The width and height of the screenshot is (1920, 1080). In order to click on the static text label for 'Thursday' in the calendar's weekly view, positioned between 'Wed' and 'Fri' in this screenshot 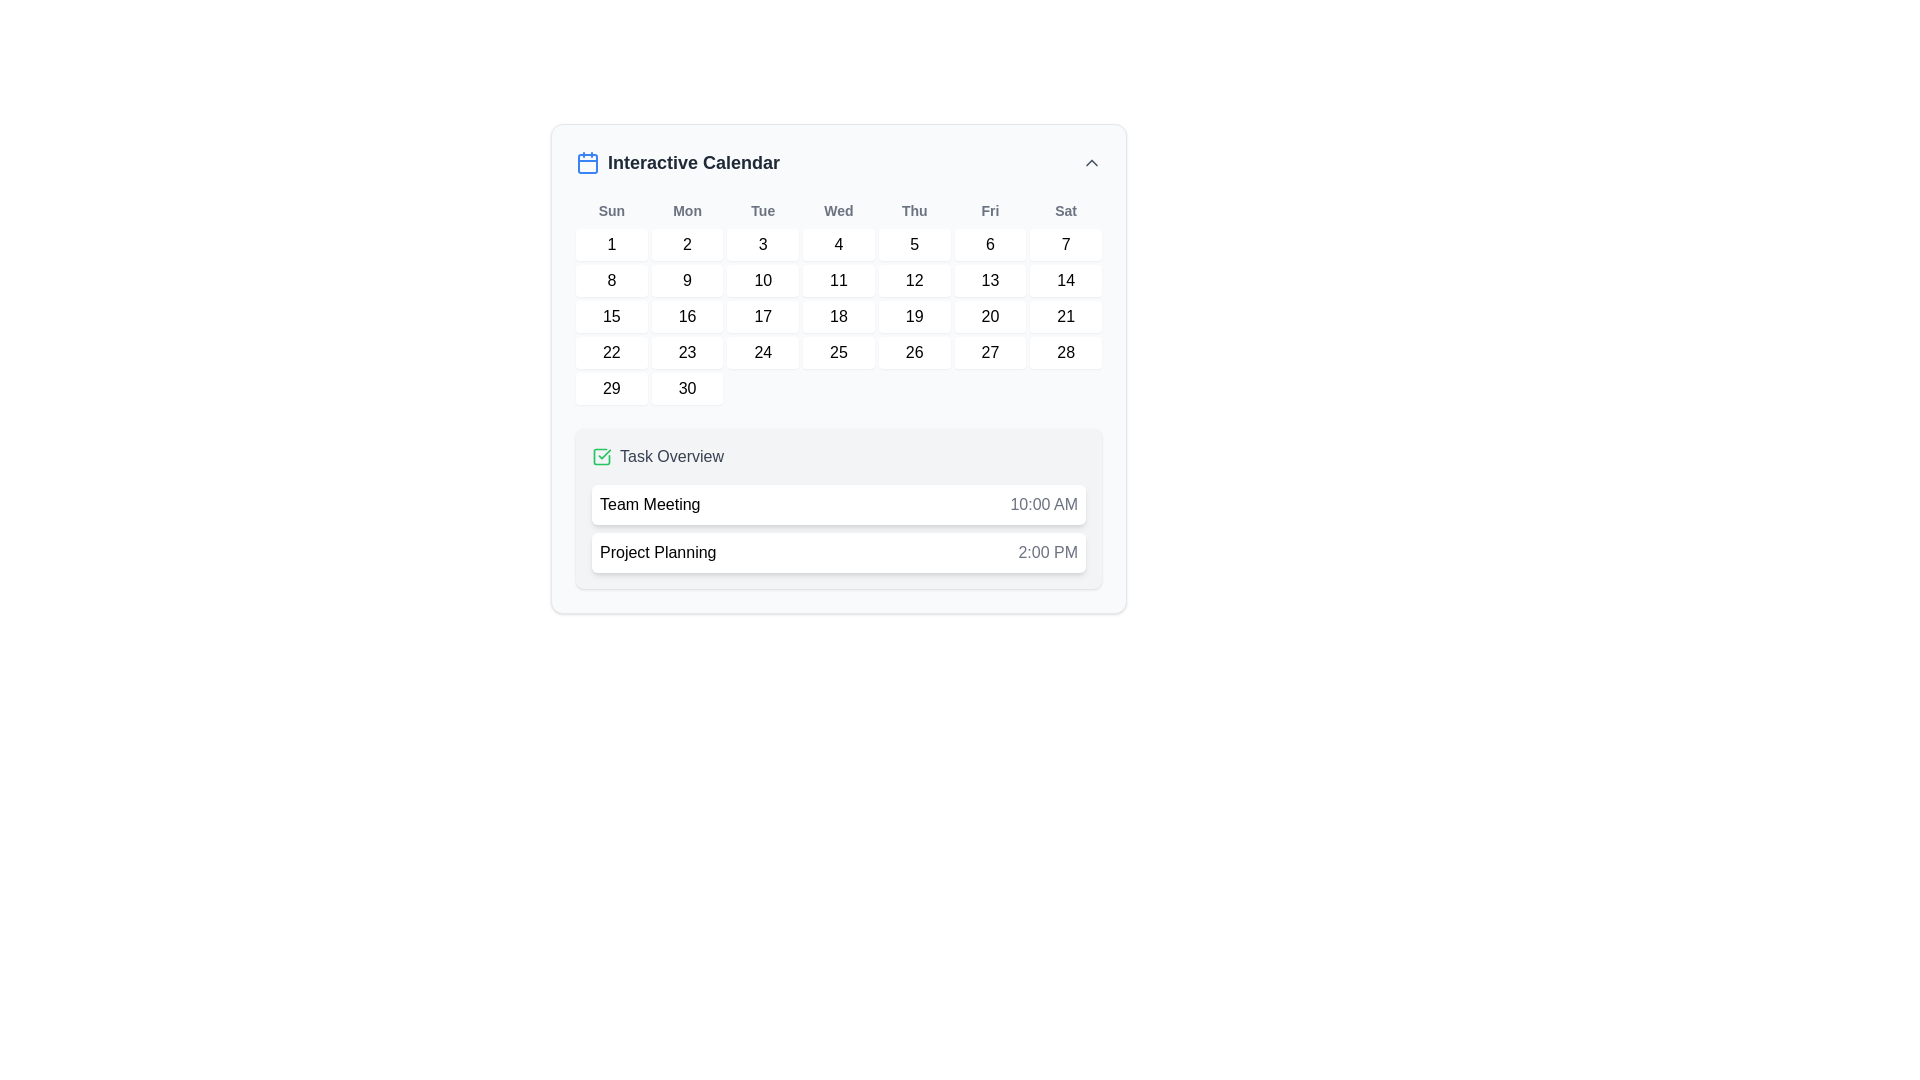, I will do `click(913, 211)`.